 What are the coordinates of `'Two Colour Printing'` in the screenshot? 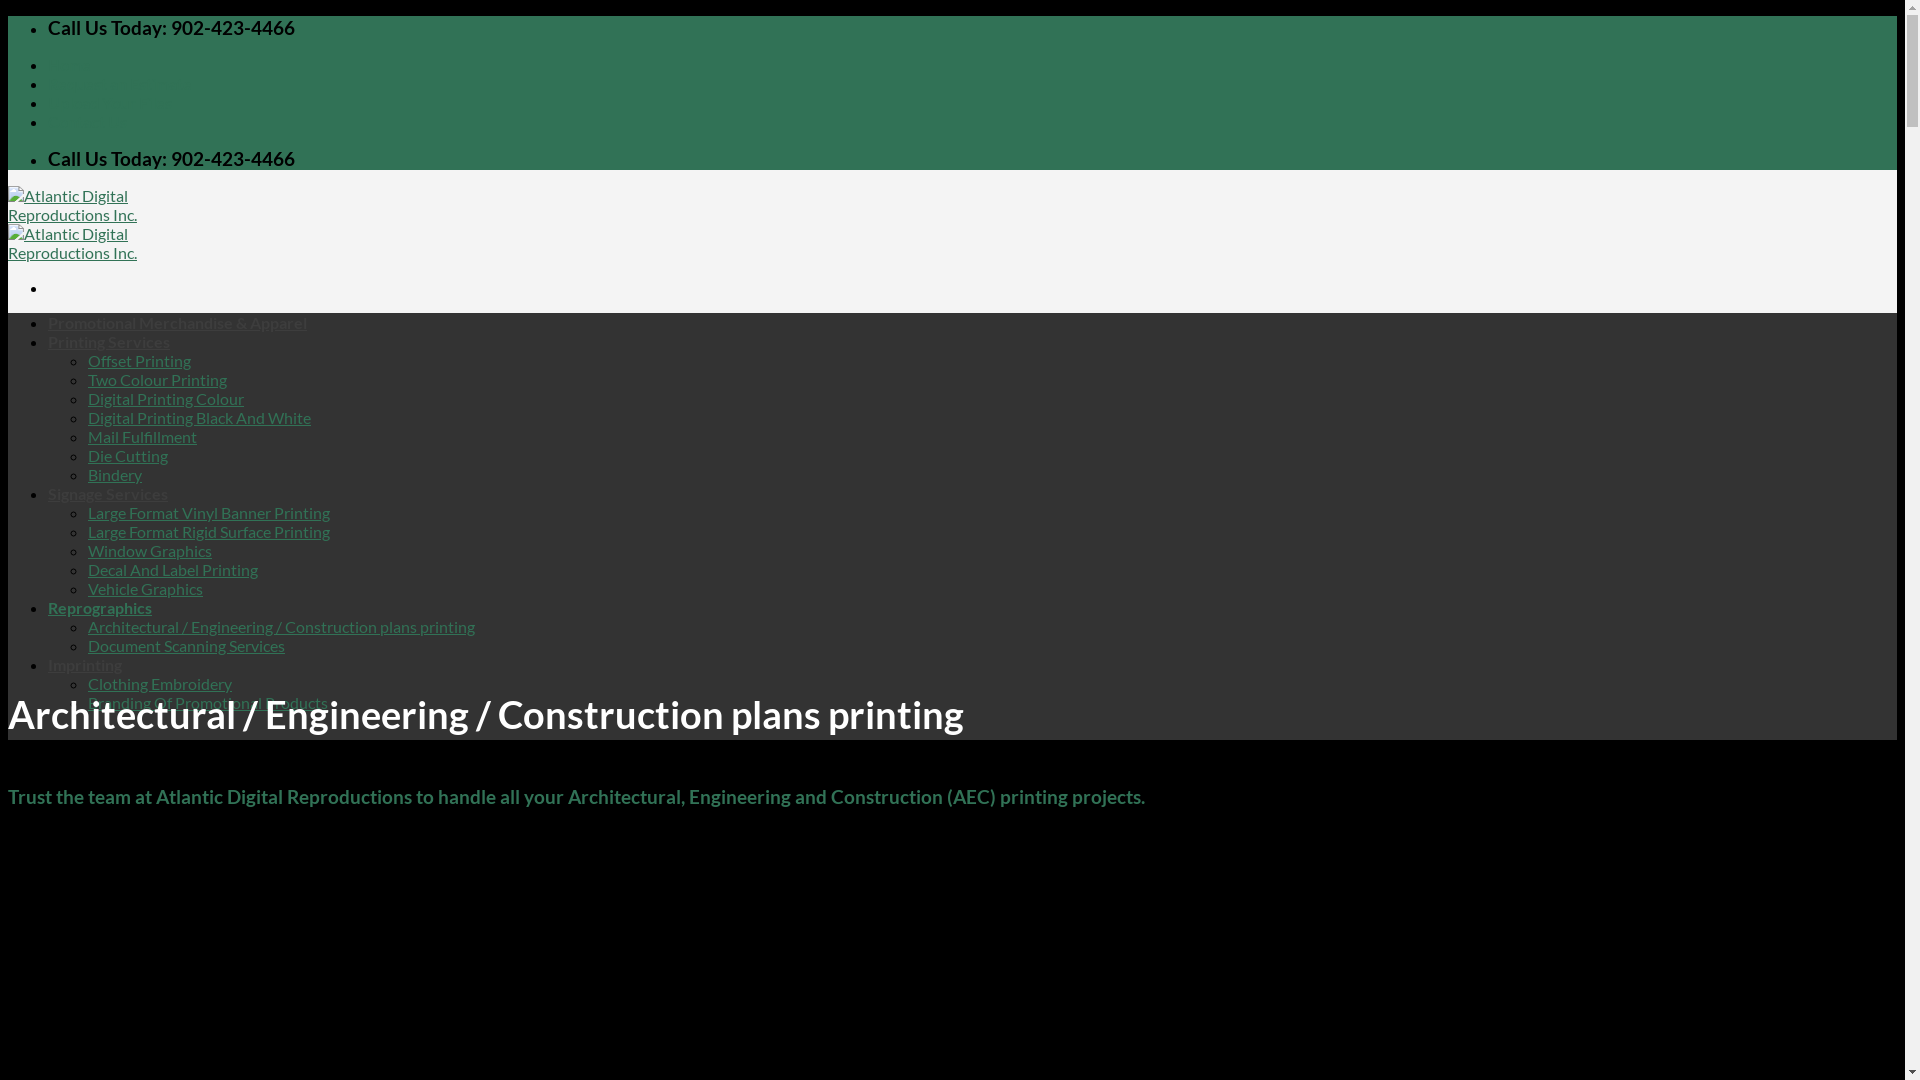 It's located at (156, 379).